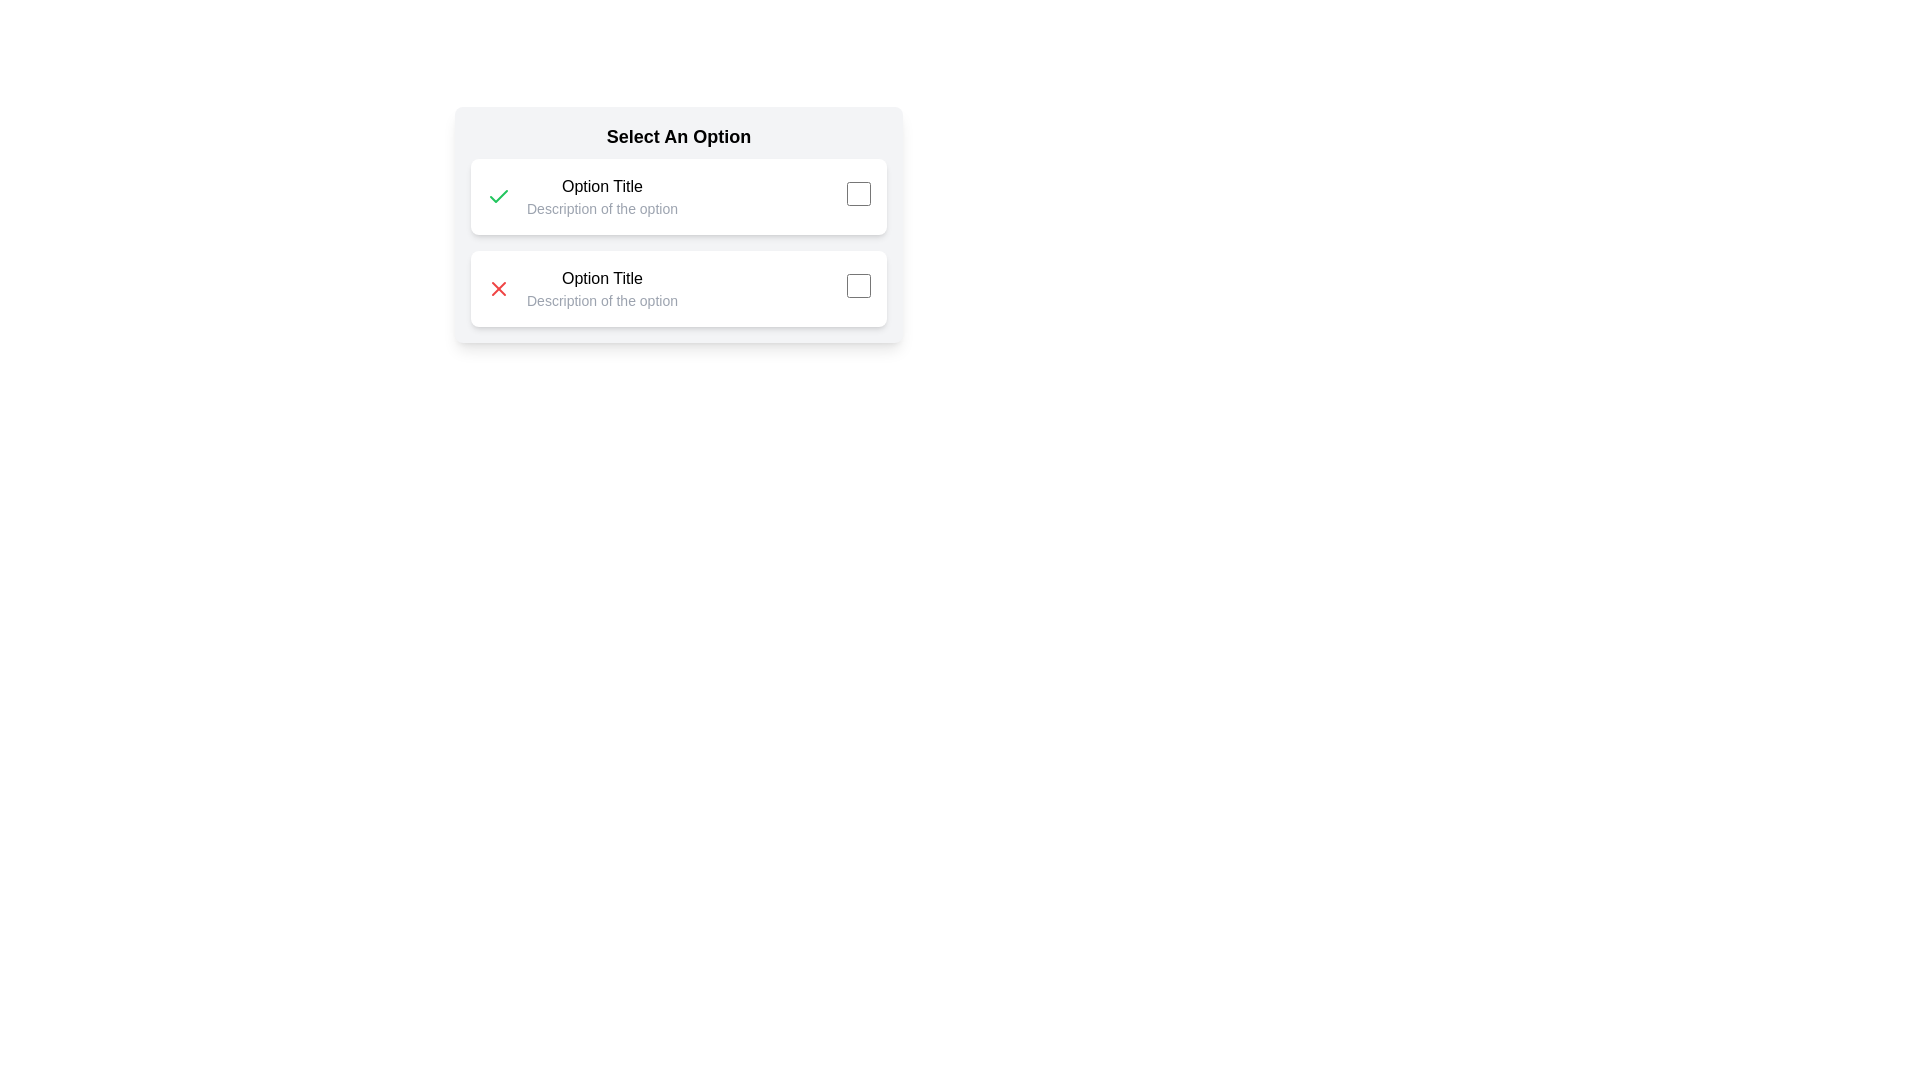  What do you see at coordinates (499, 289) in the screenshot?
I see `the red 'X' icon indicating an incorrect or deactivated status located in the second option under the 'Select An Option' section` at bounding box center [499, 289].